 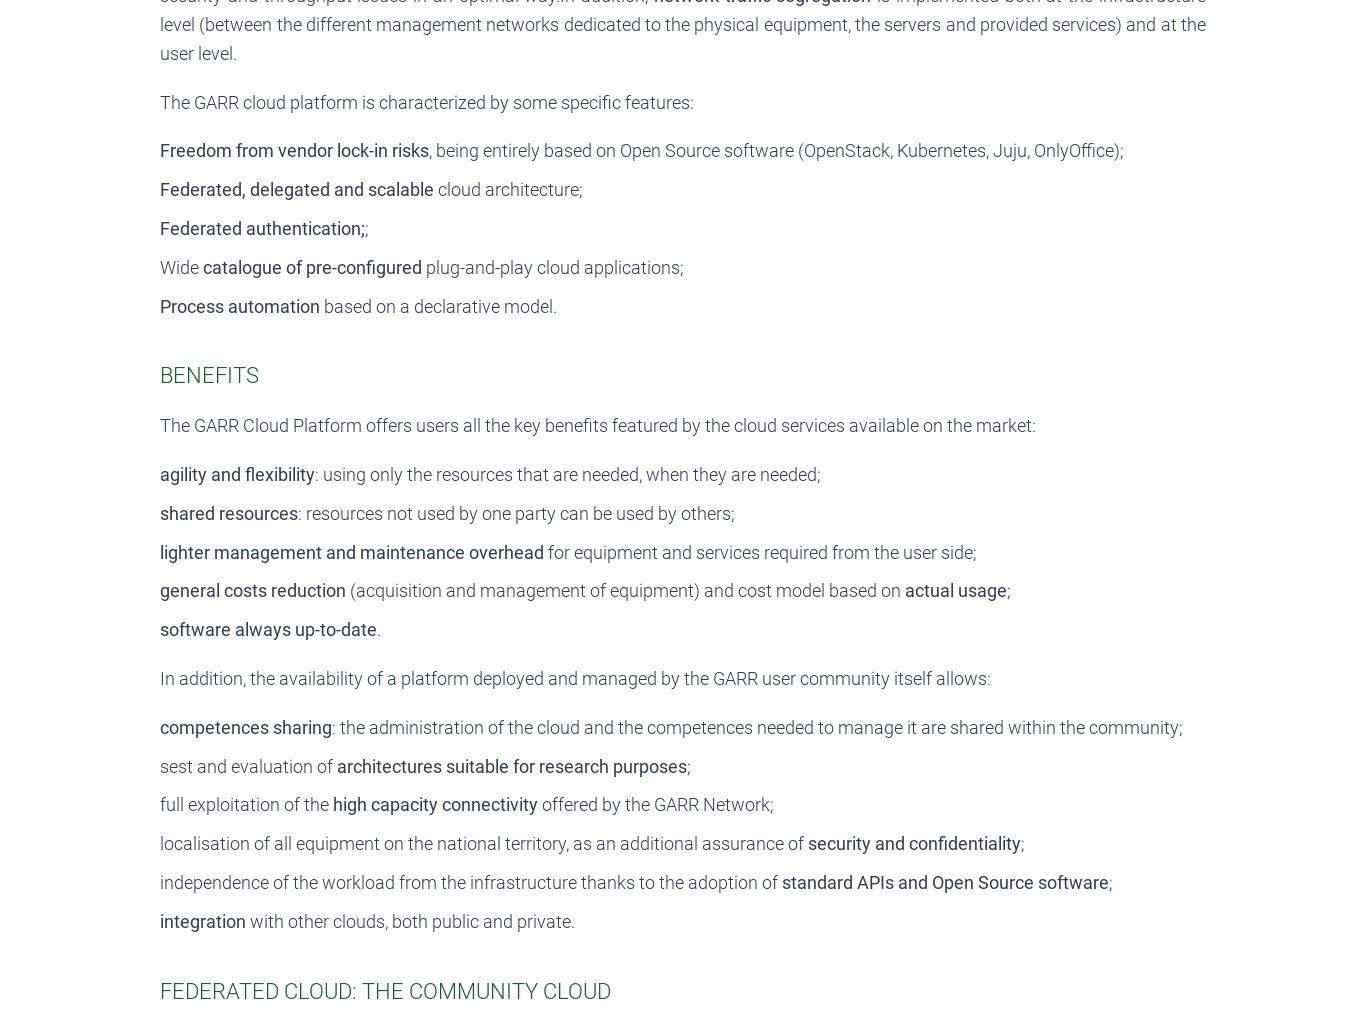 What do you see at coordinates (426, 100) in the screenshot?
I see `'The GARR cloud platform is characterized by some specific features:'` at bounding box center [426, 100].